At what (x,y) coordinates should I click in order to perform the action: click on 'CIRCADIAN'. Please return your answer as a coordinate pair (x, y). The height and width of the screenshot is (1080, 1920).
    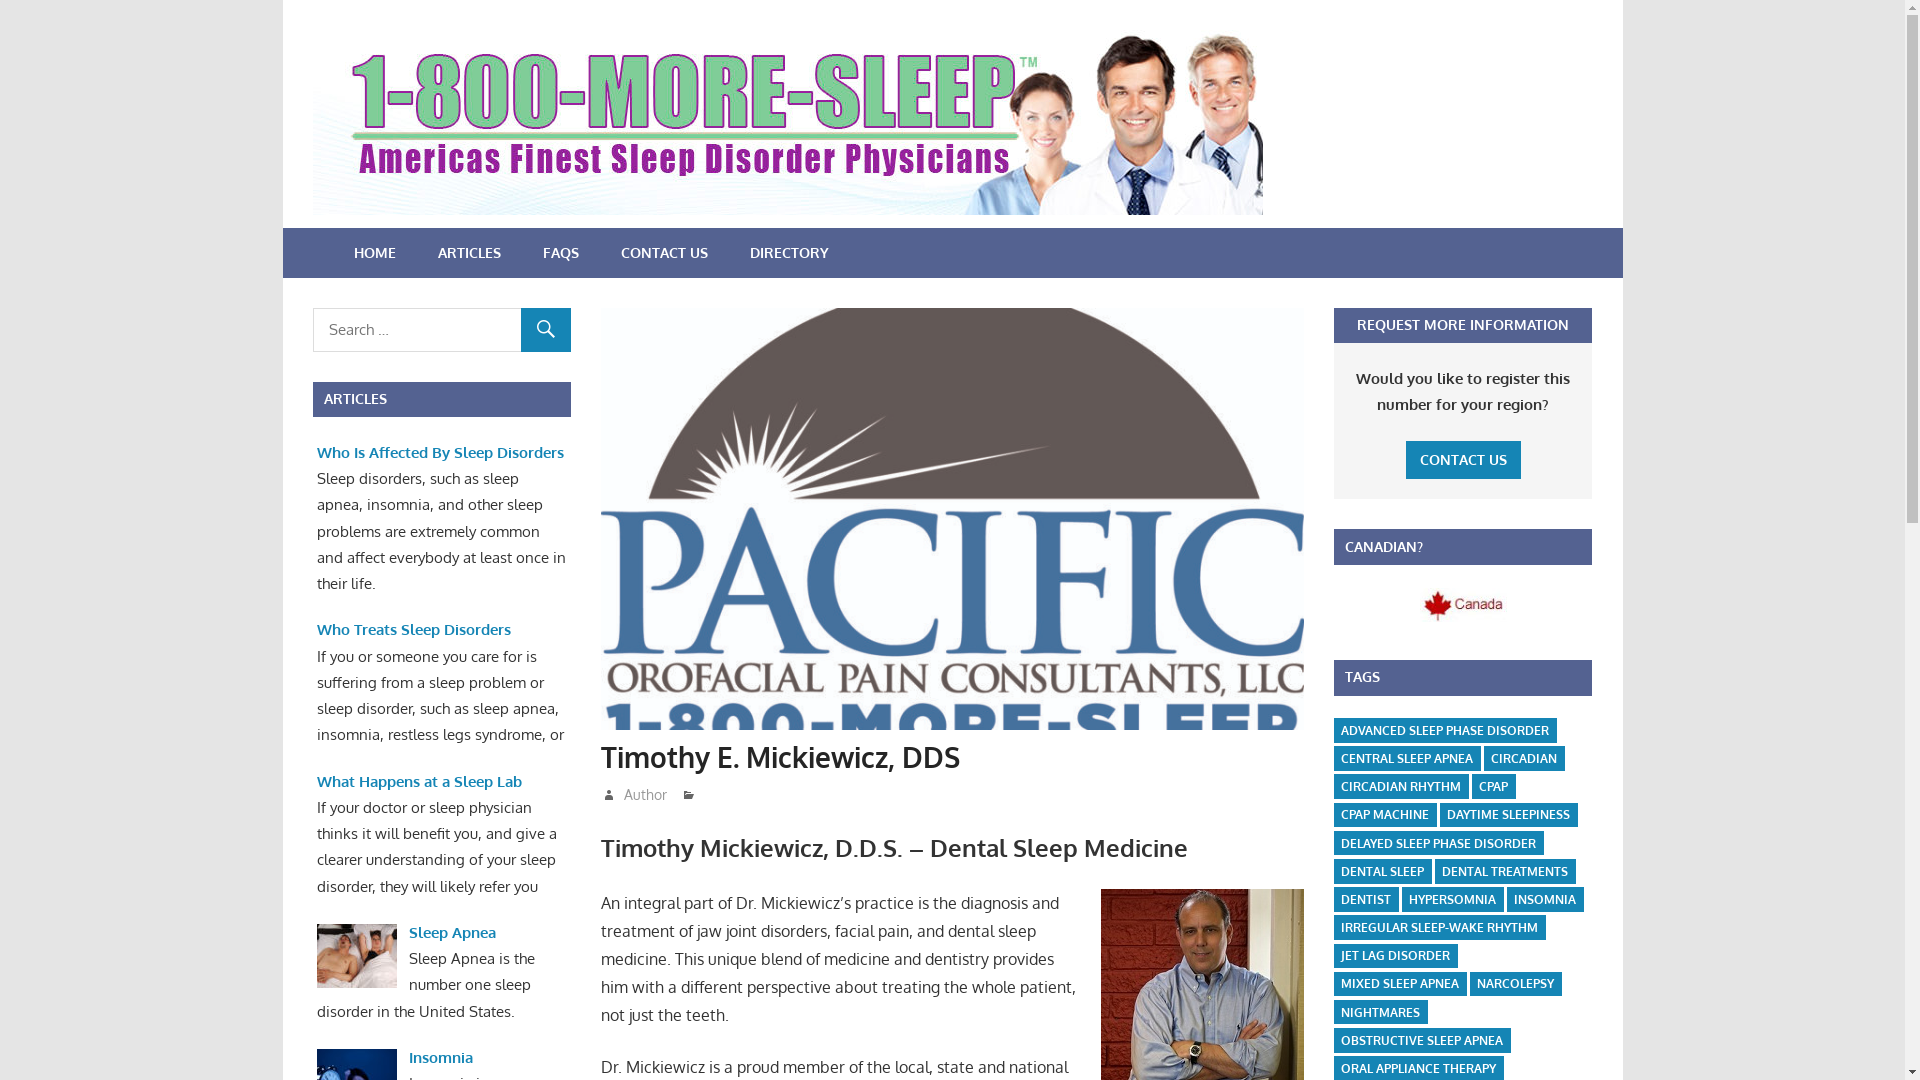
    Looking at the image, I should click on (1522, 758).